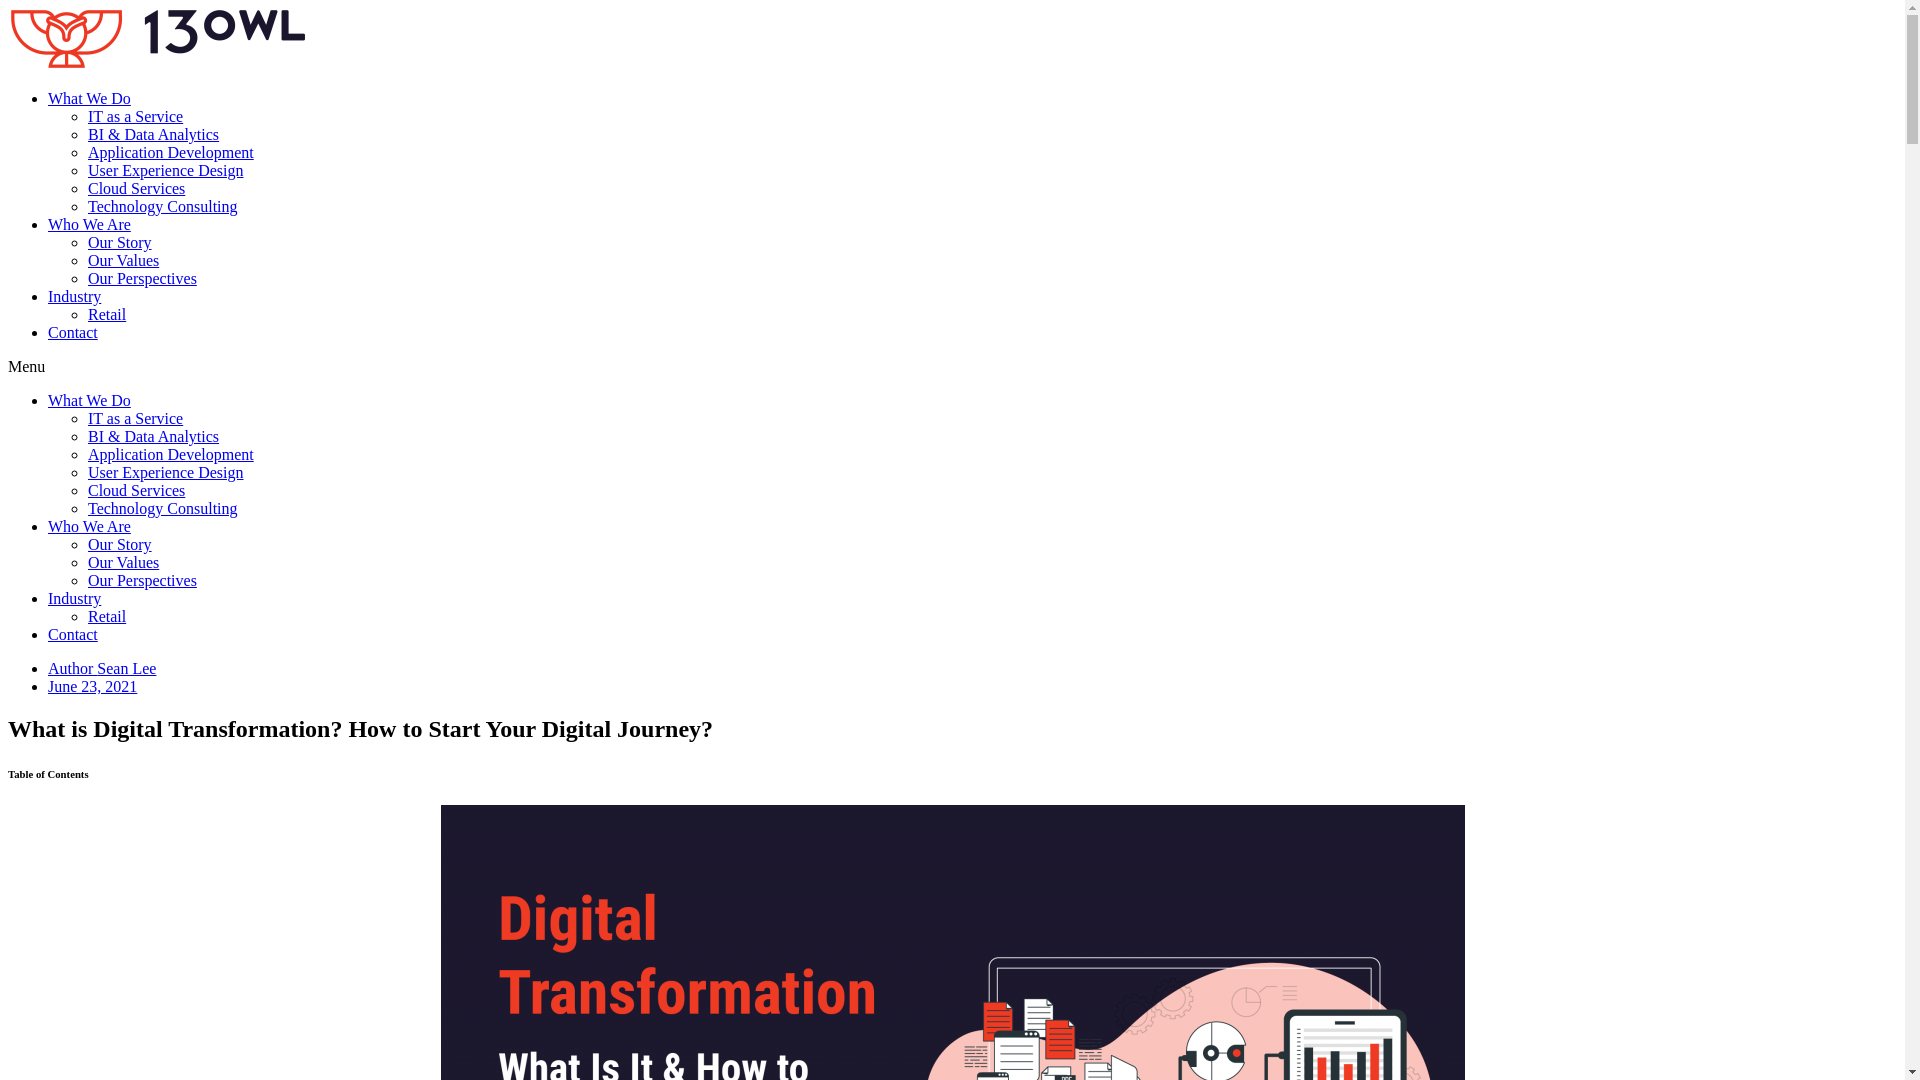  I want to click on 'Industry', so click(74, 597).